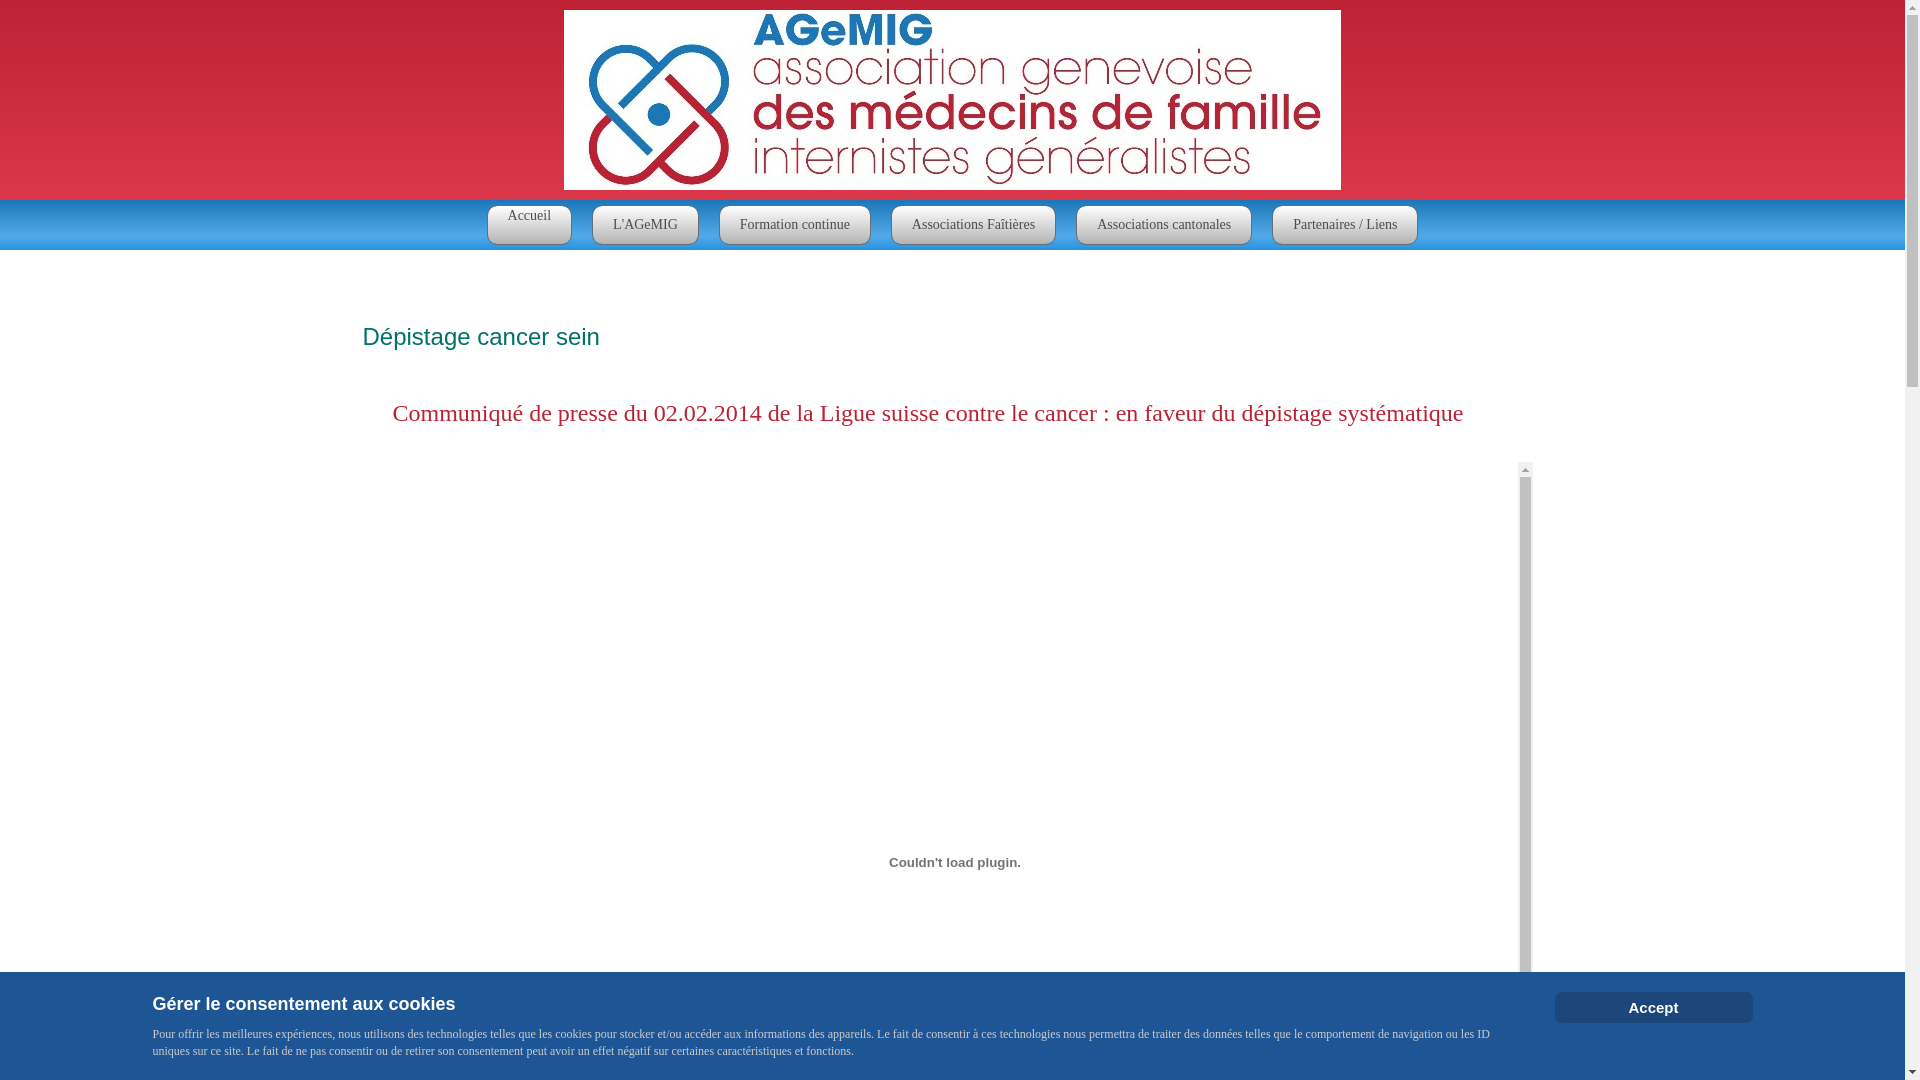 Image resolution: width=1920 pixels, height=1080 pixels. I want to click on 'Accueil', so click(529, 224).